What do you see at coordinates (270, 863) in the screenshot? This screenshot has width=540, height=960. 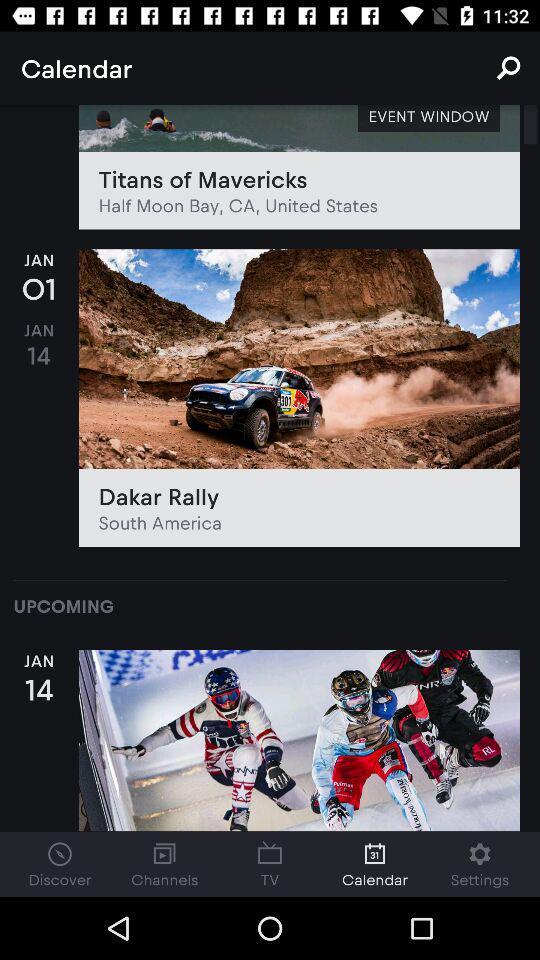 I see `the date_range icon` at bounding box center [270, 863].